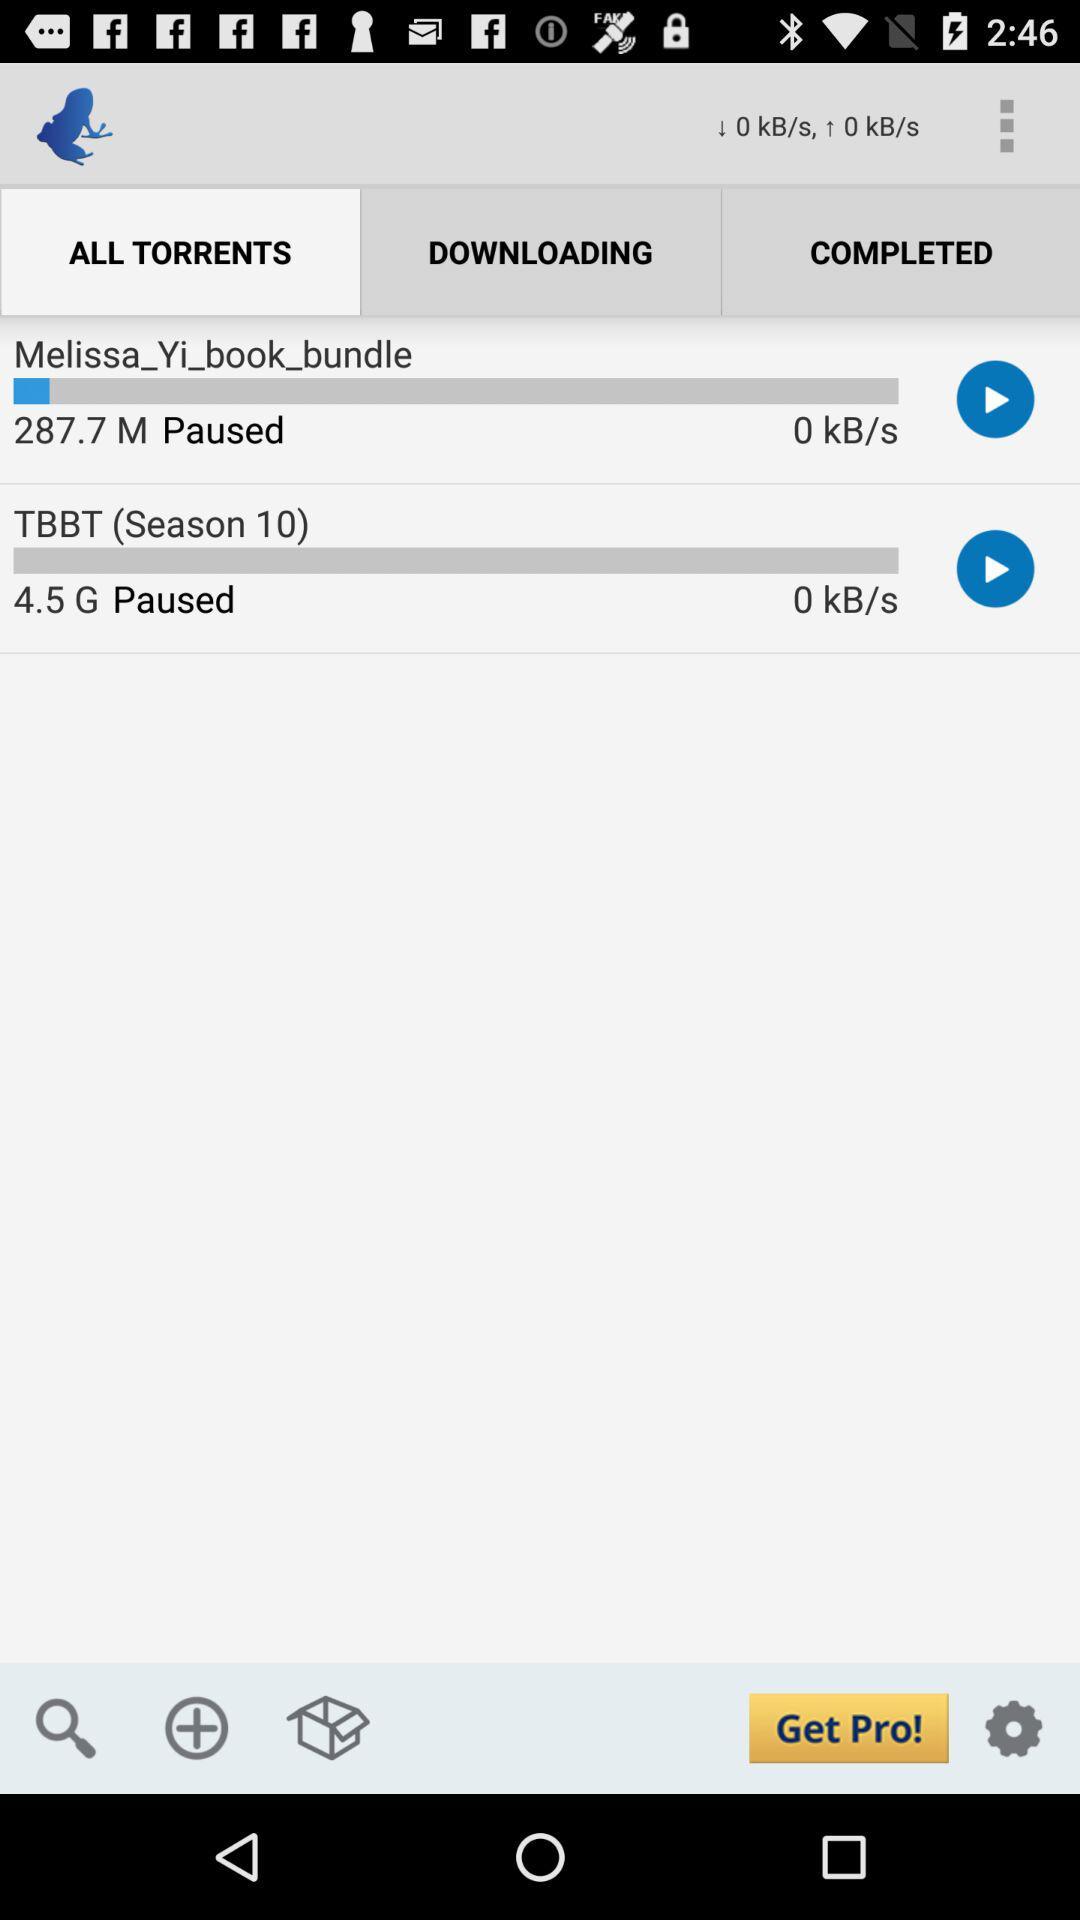 The image size is (1080, 1920). Describe the element at coordinates (160, 522) in the screenshot. I see `the tbbt (season 10) icon` at that location.